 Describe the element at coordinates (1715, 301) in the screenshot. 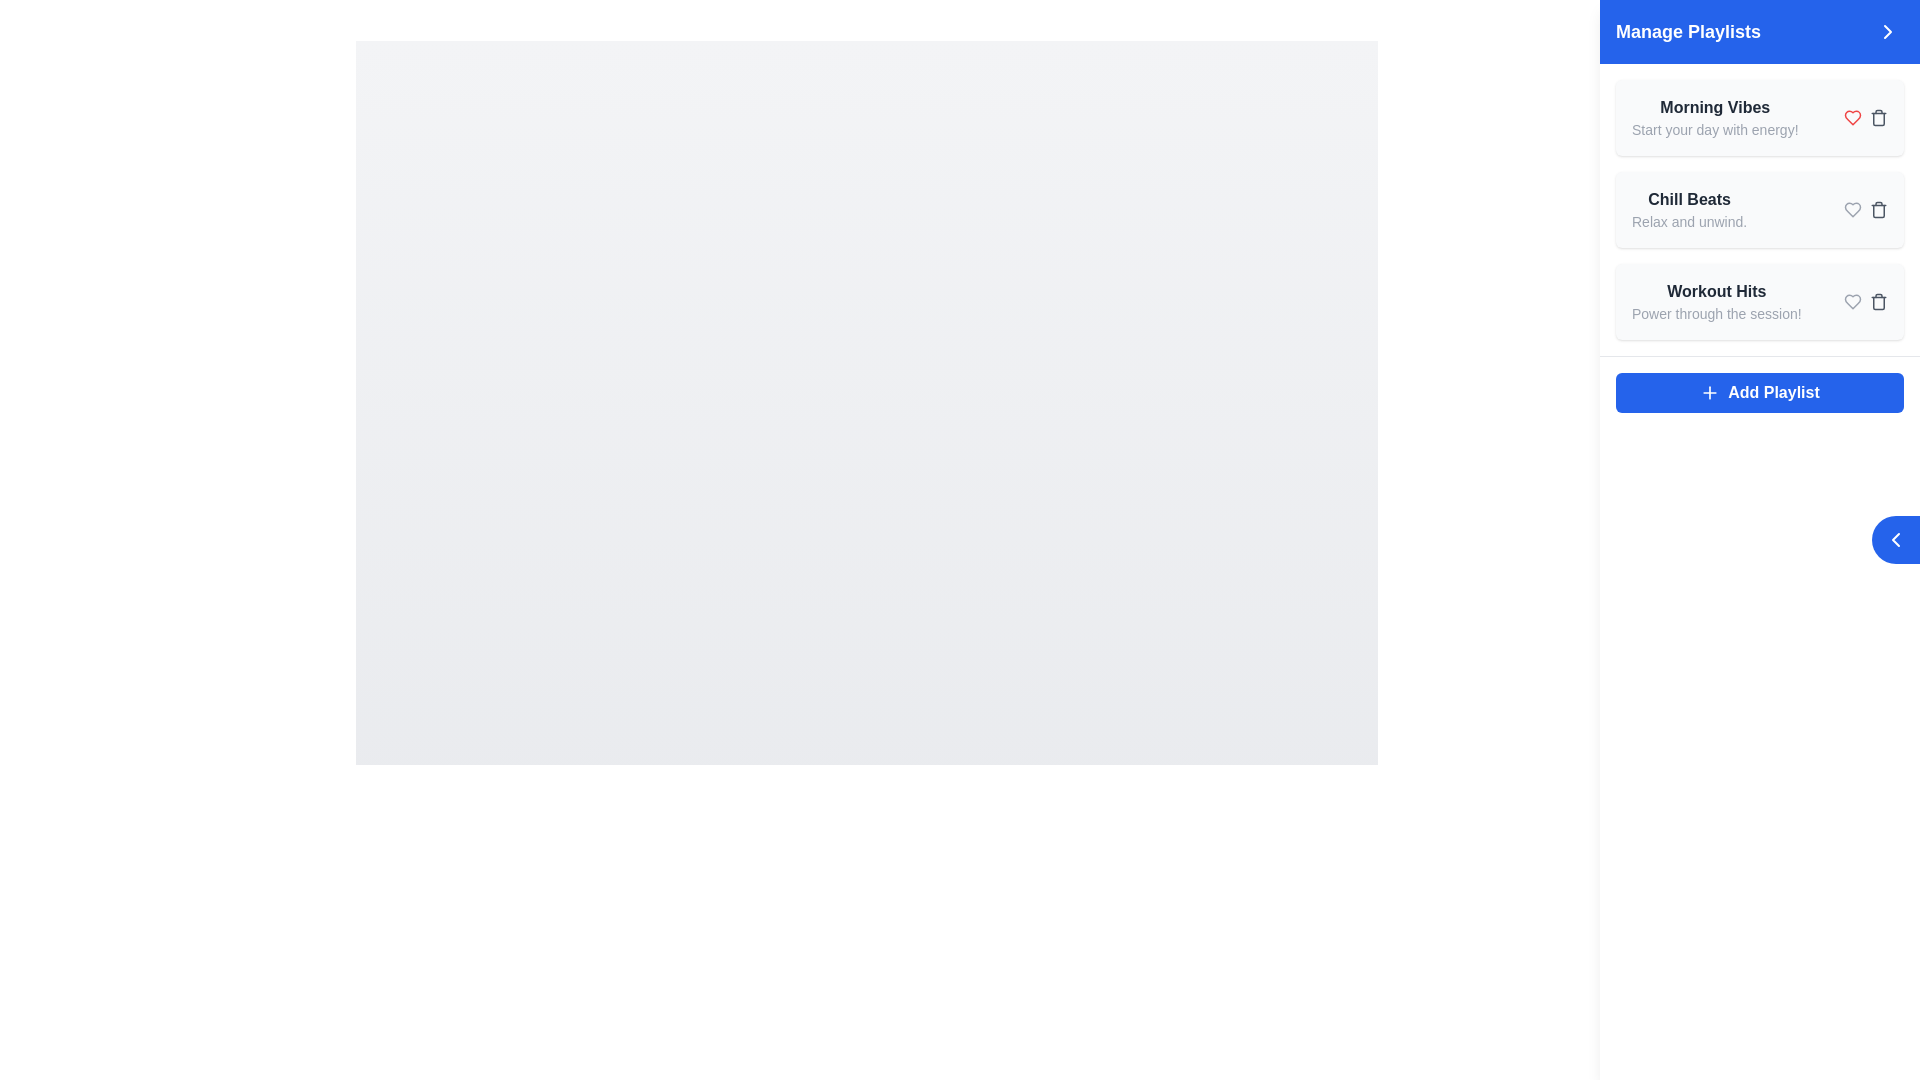

I see `the third item in the vertical list under the 'Manage Playlists' section, which represents a playlist title and description` at that location.